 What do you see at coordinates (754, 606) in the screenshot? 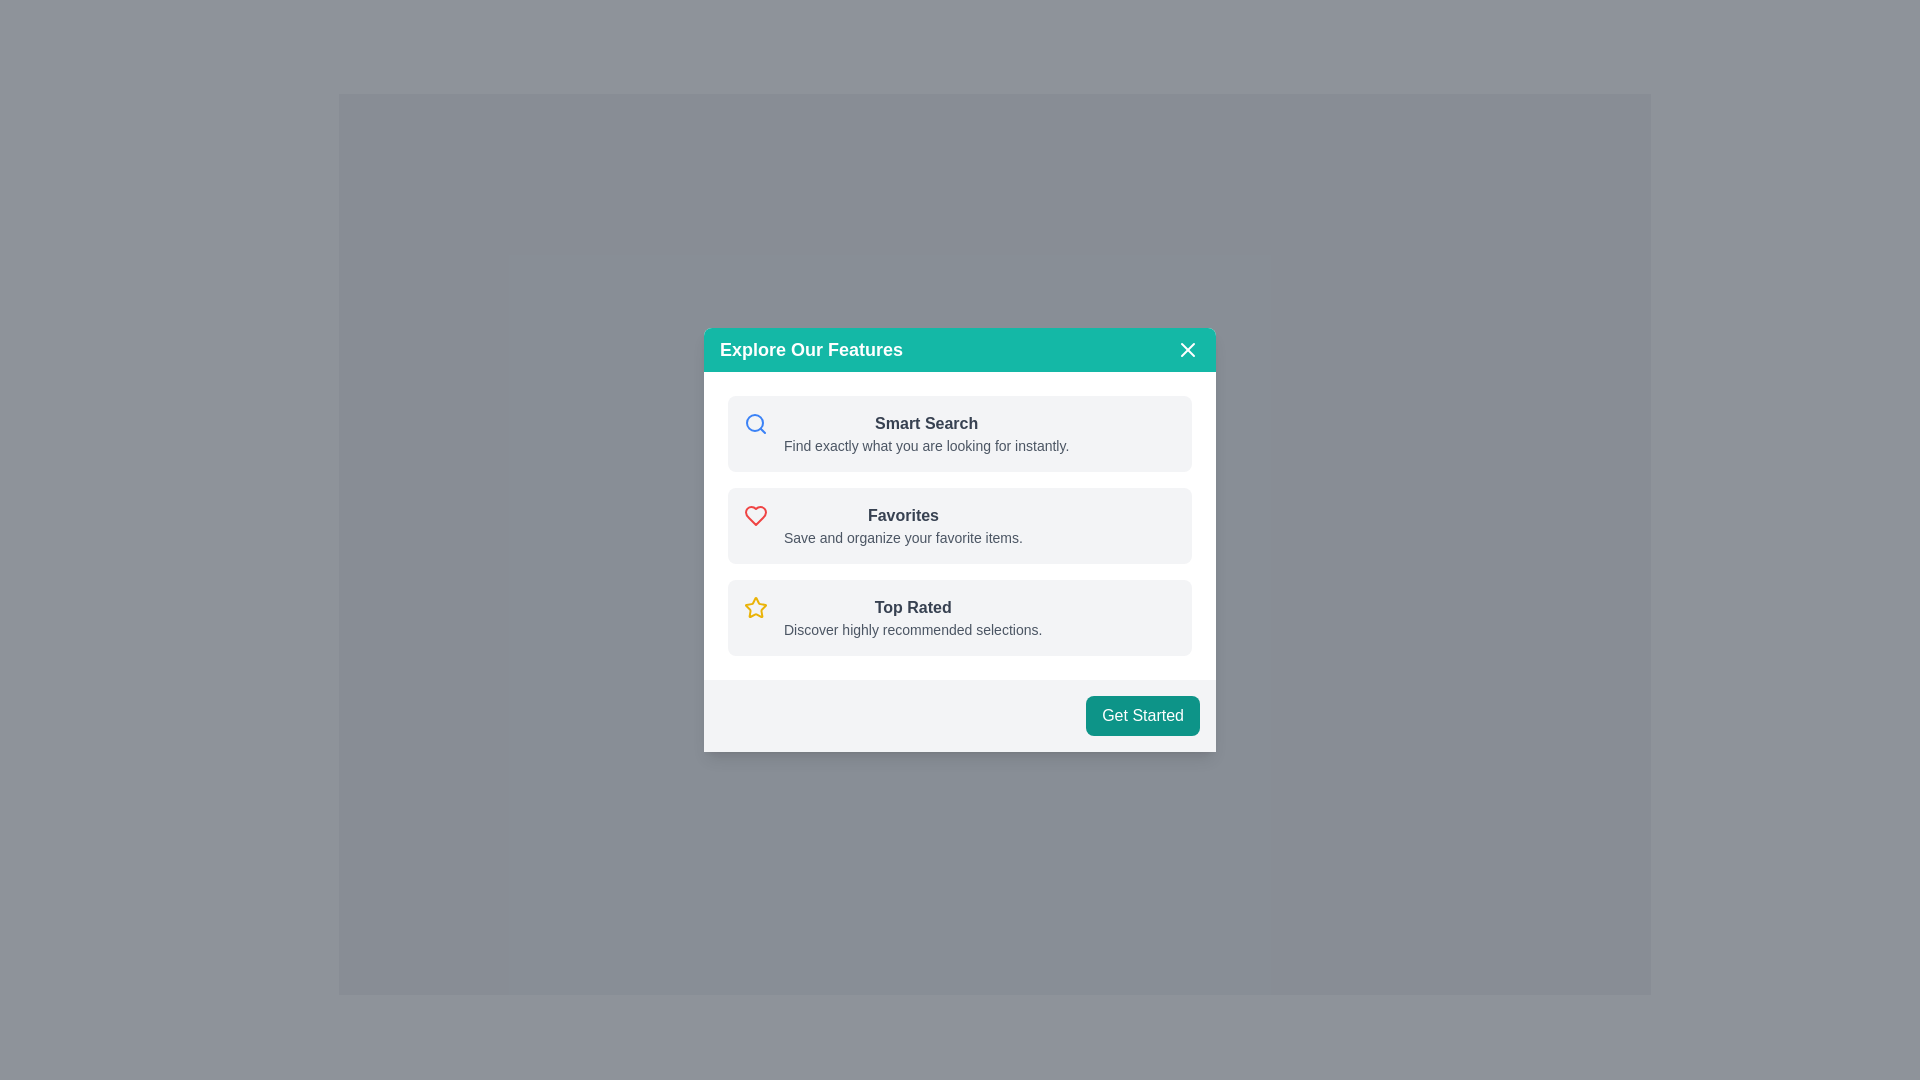
I see `the star icon located in the center of the third list item labeled 'Top Rated' within the modal dialog` at bounding box center [754, 606].